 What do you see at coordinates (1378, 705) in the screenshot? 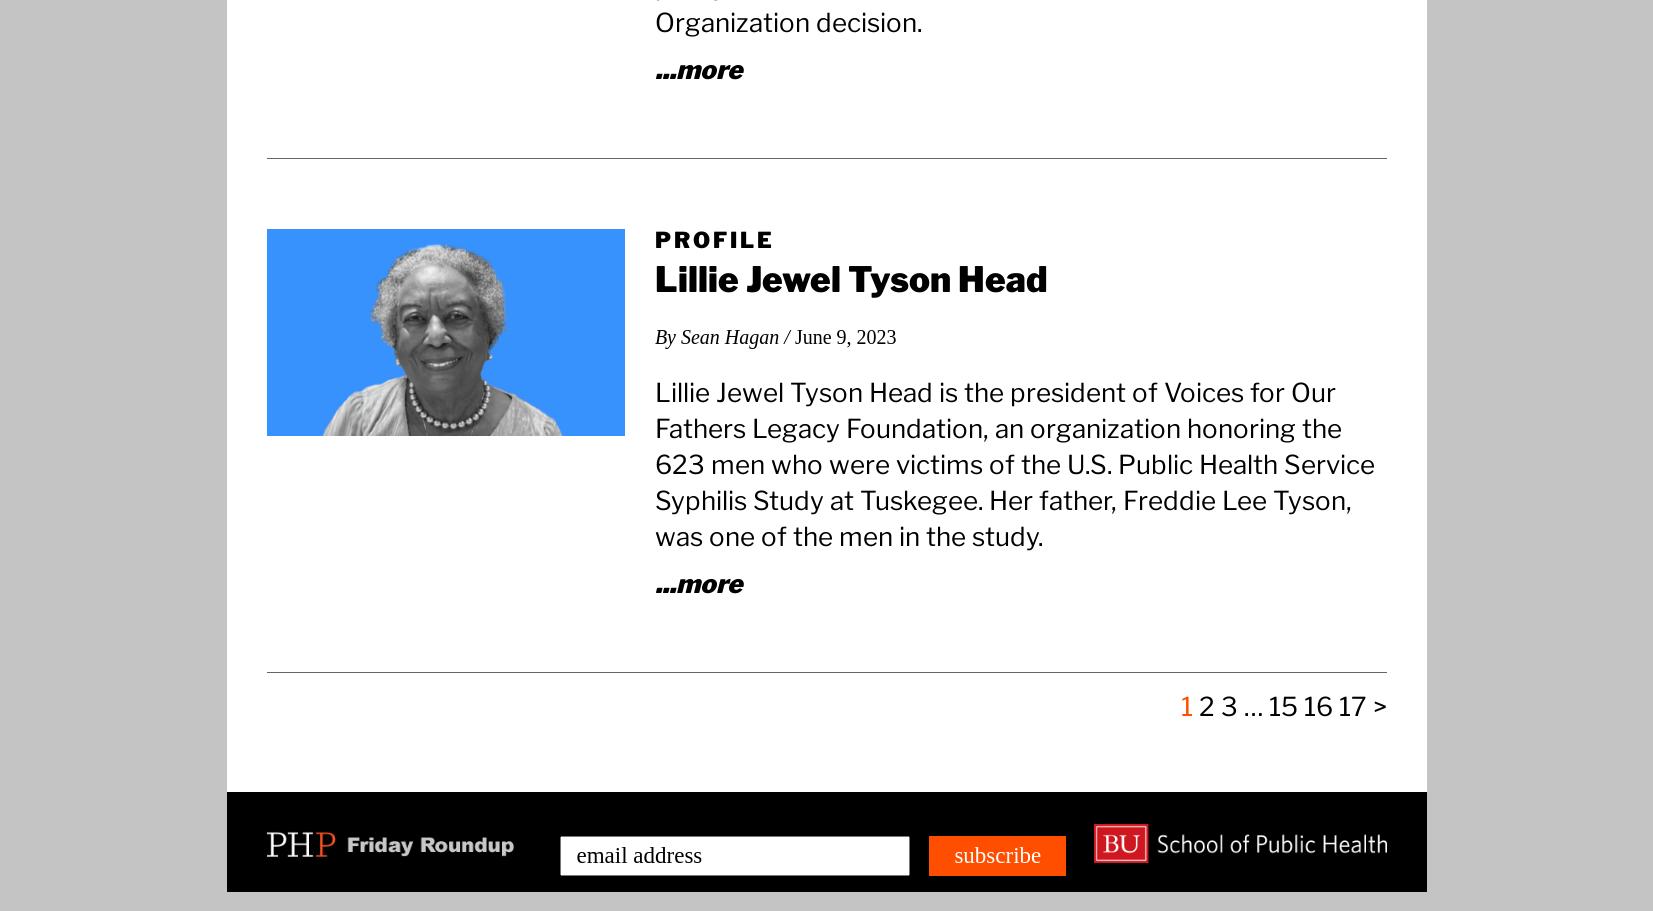
I see `'>'` at bounding box center [1378, 705].